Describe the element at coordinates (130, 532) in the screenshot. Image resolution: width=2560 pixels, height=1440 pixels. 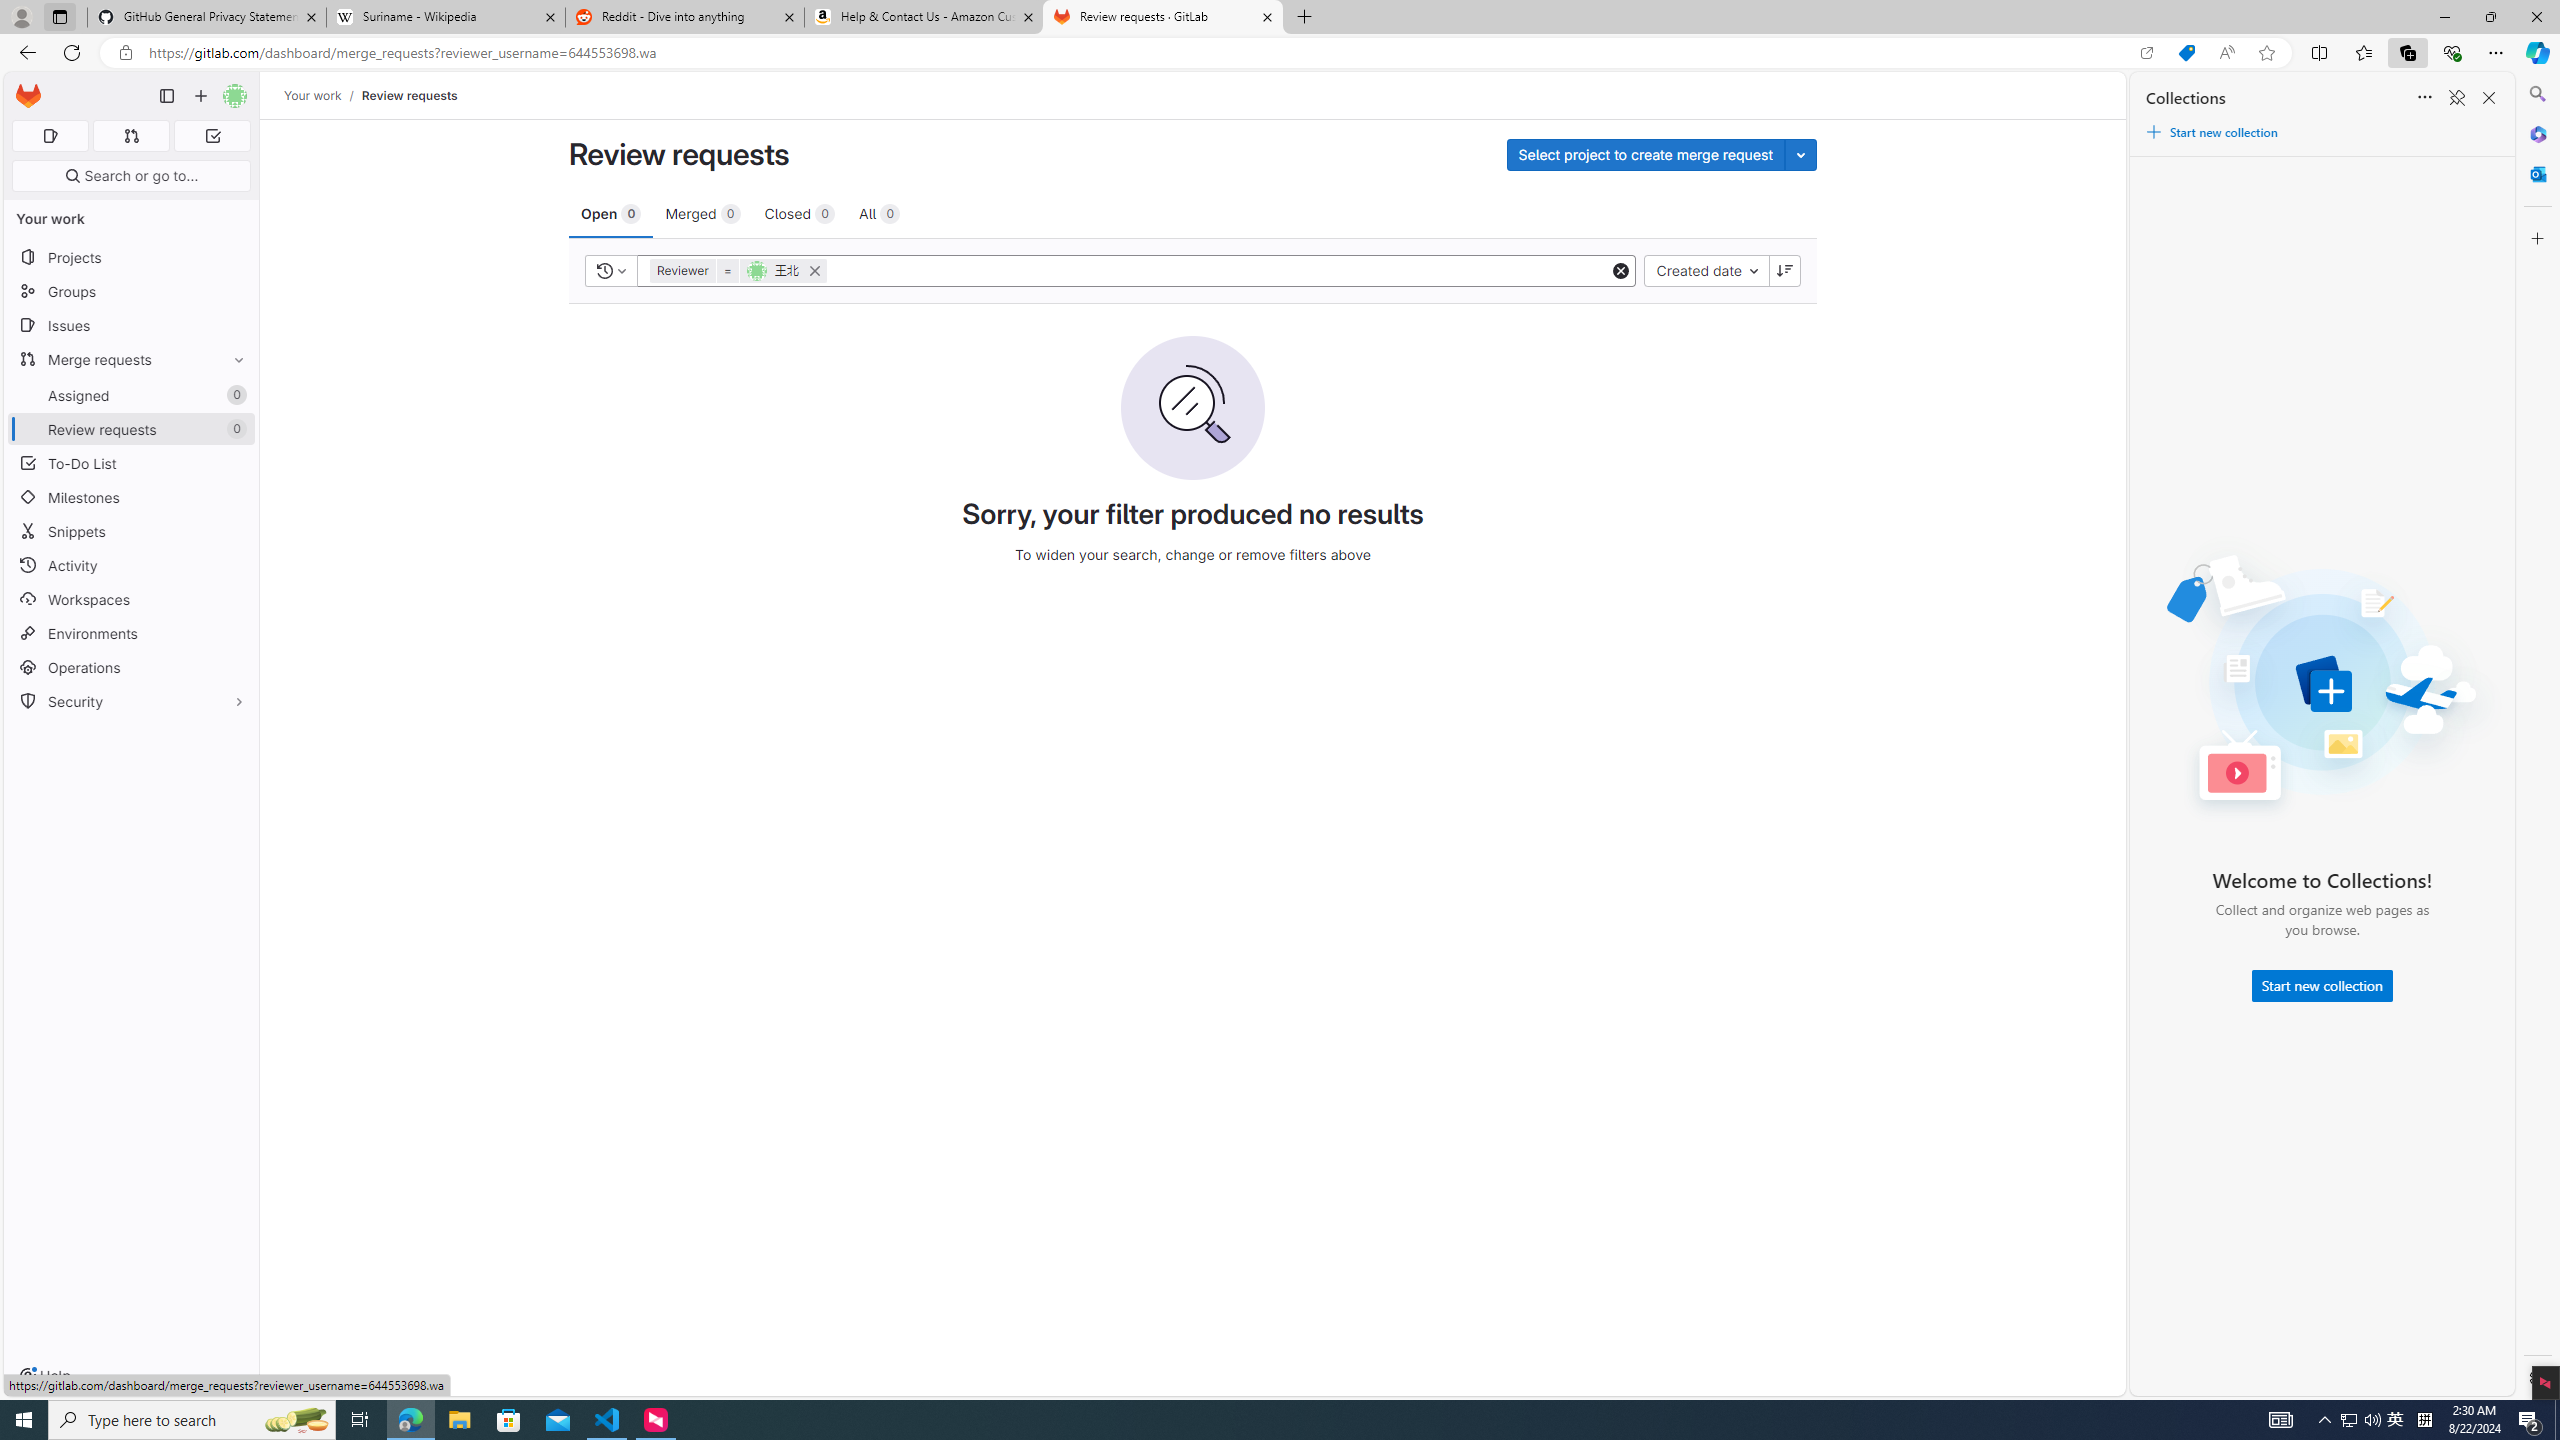
I see `'Snippets'` at that location.